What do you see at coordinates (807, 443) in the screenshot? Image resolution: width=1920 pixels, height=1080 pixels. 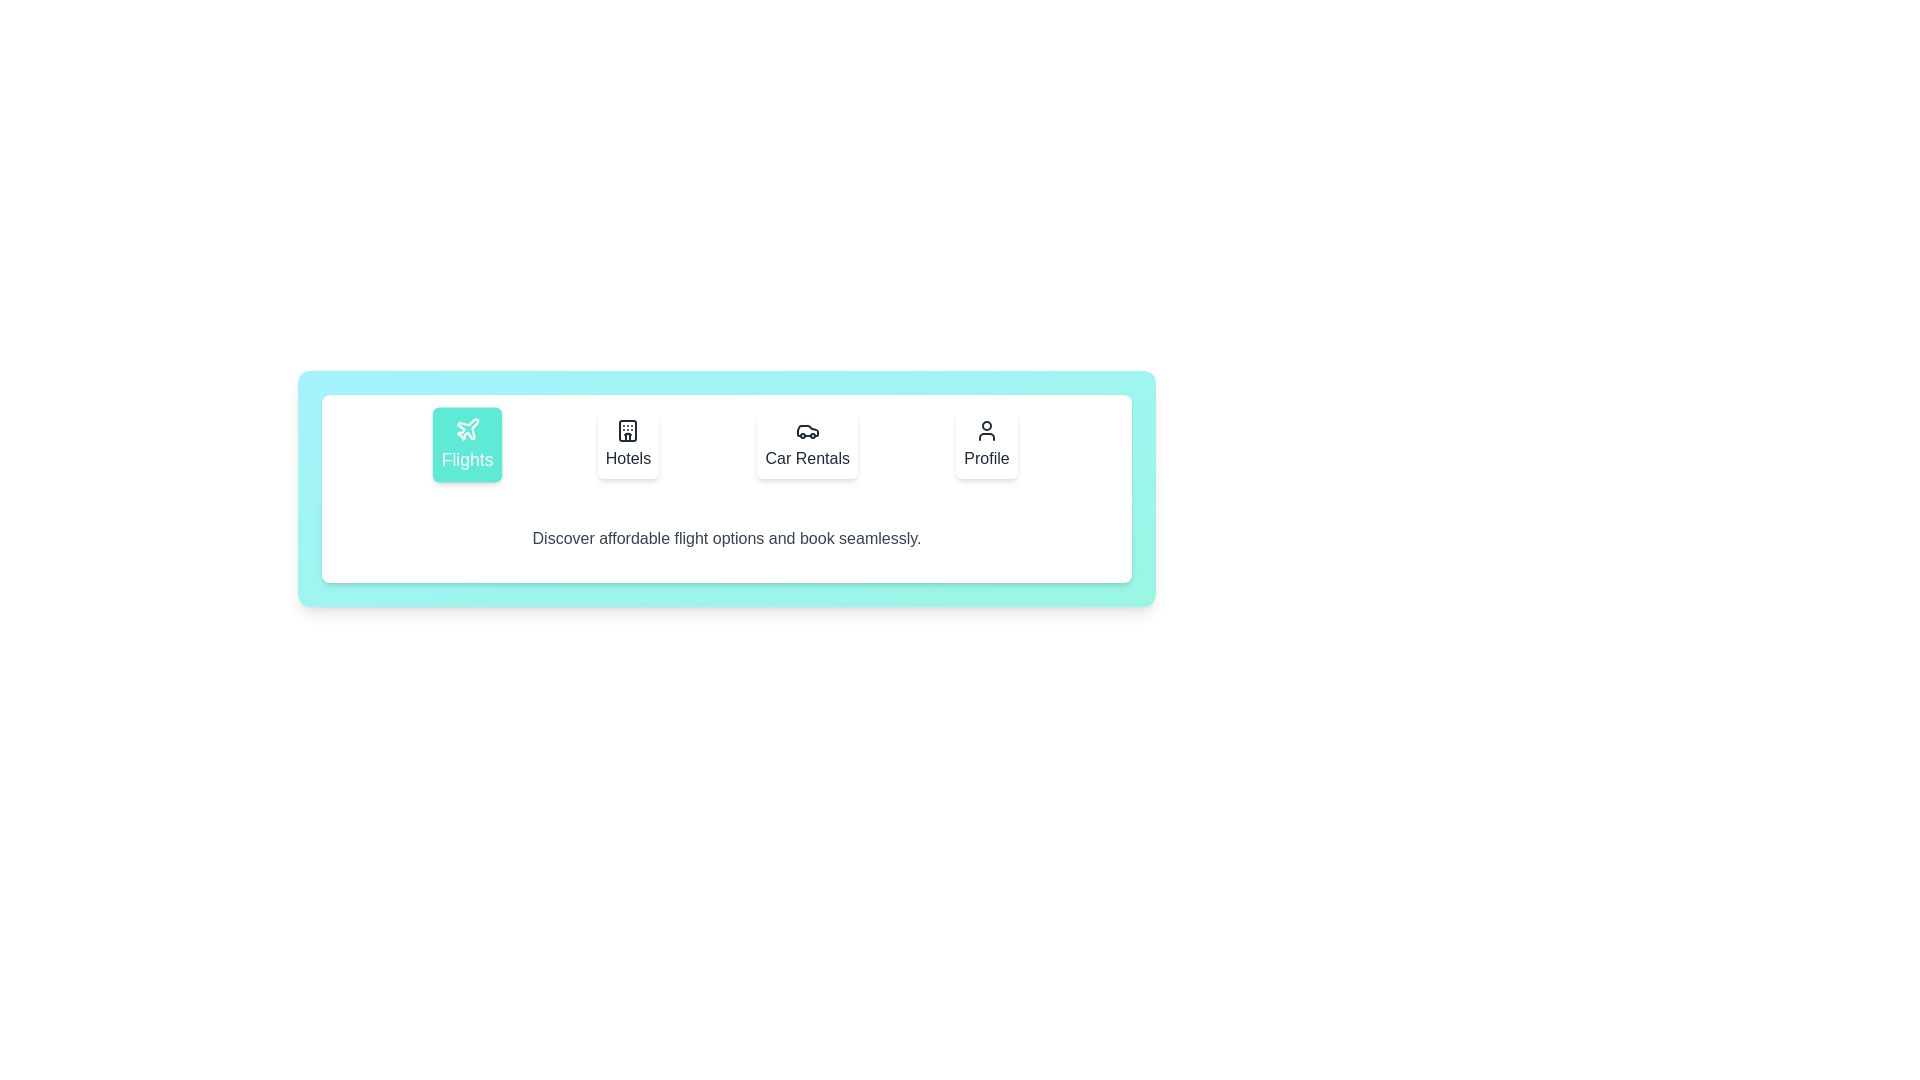 I see `the Car Rentals tab to view its content` at bounding box center [807, 443].